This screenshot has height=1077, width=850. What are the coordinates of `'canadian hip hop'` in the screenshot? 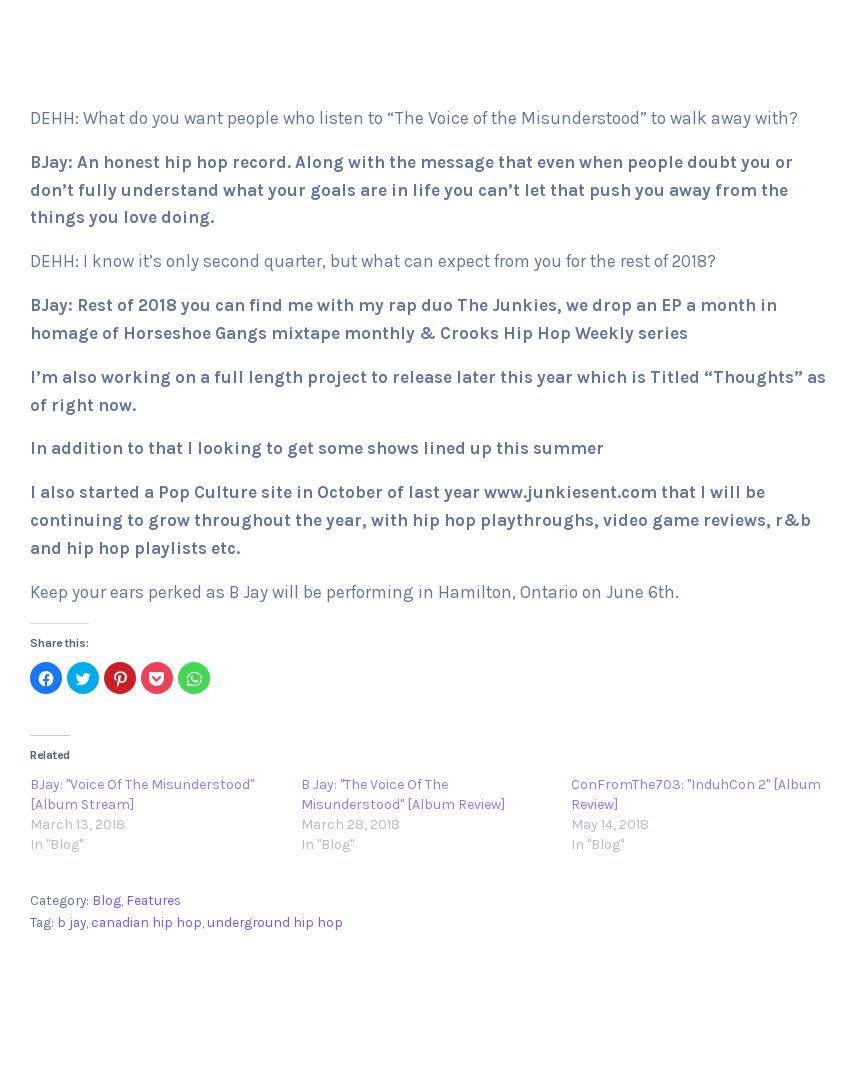 It's located at (146, 921).